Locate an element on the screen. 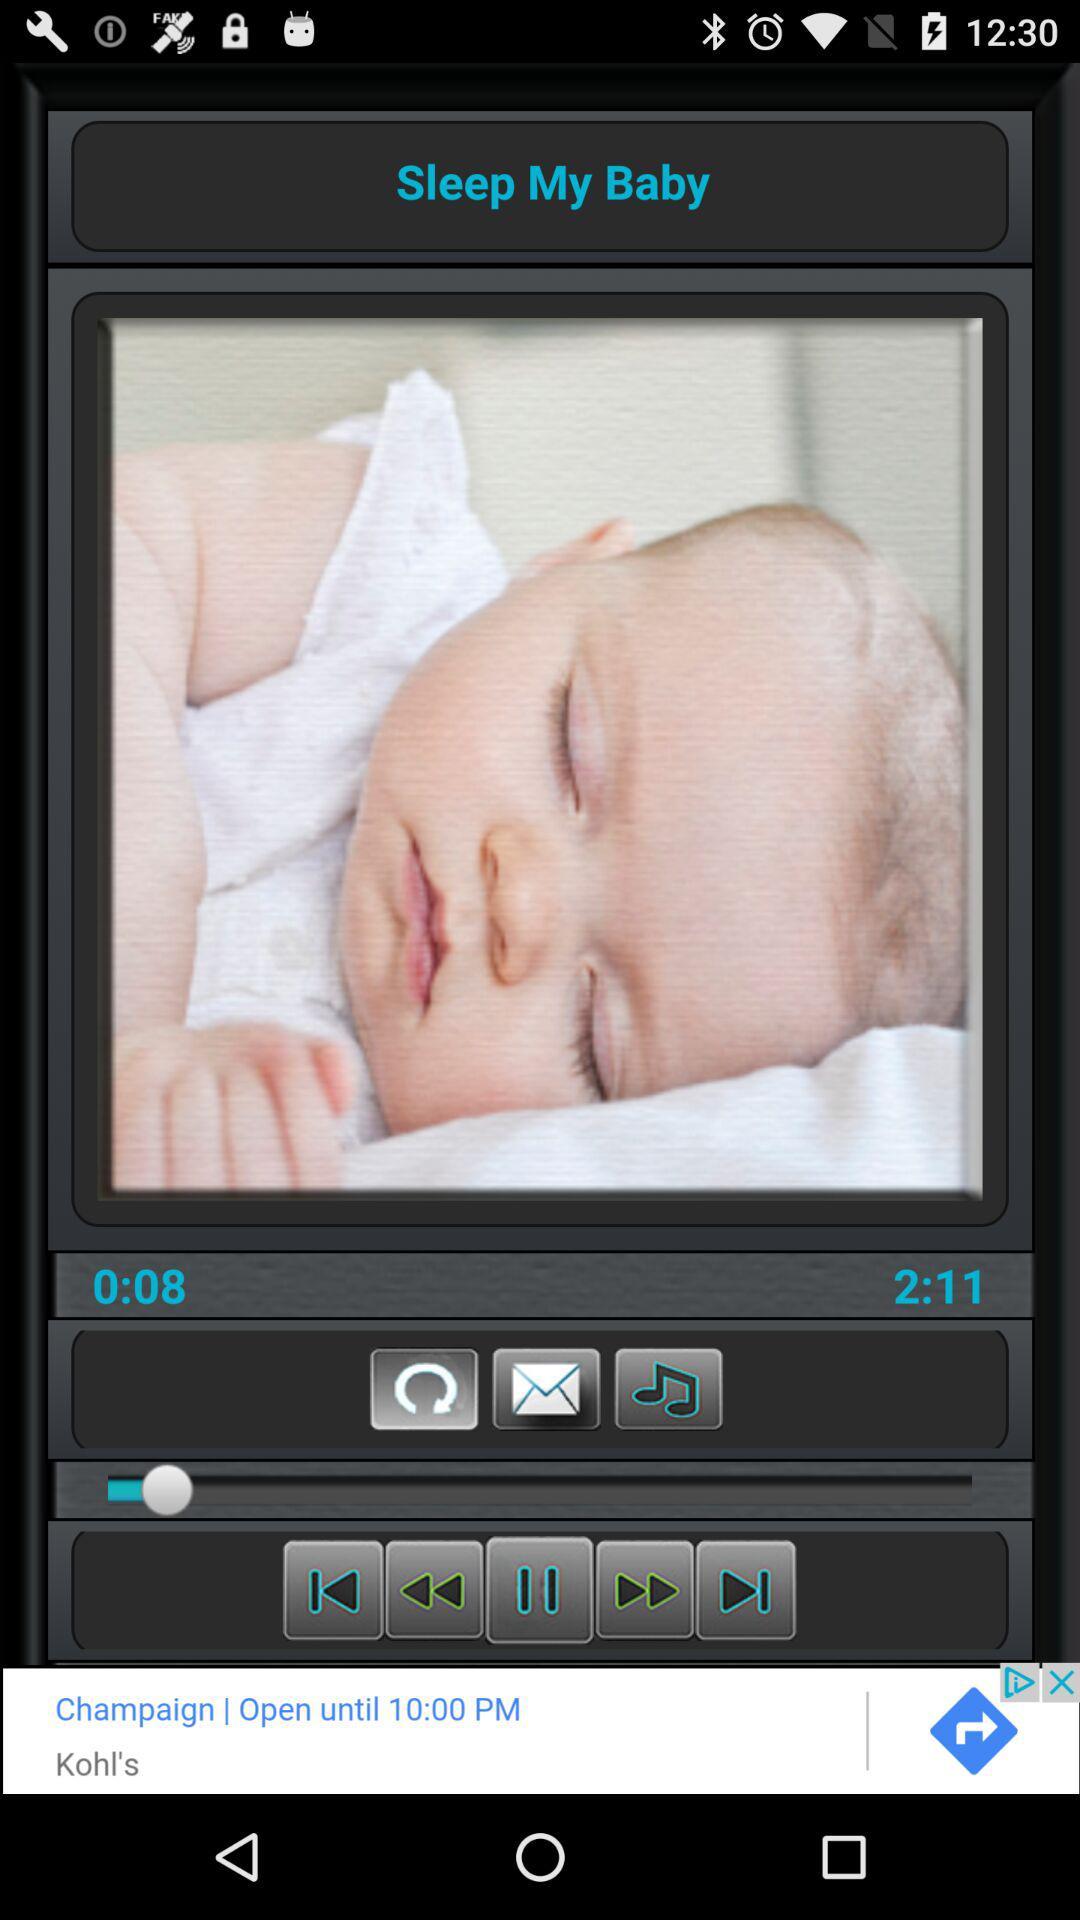  rewind the song is located at coordinates (332, 1589).